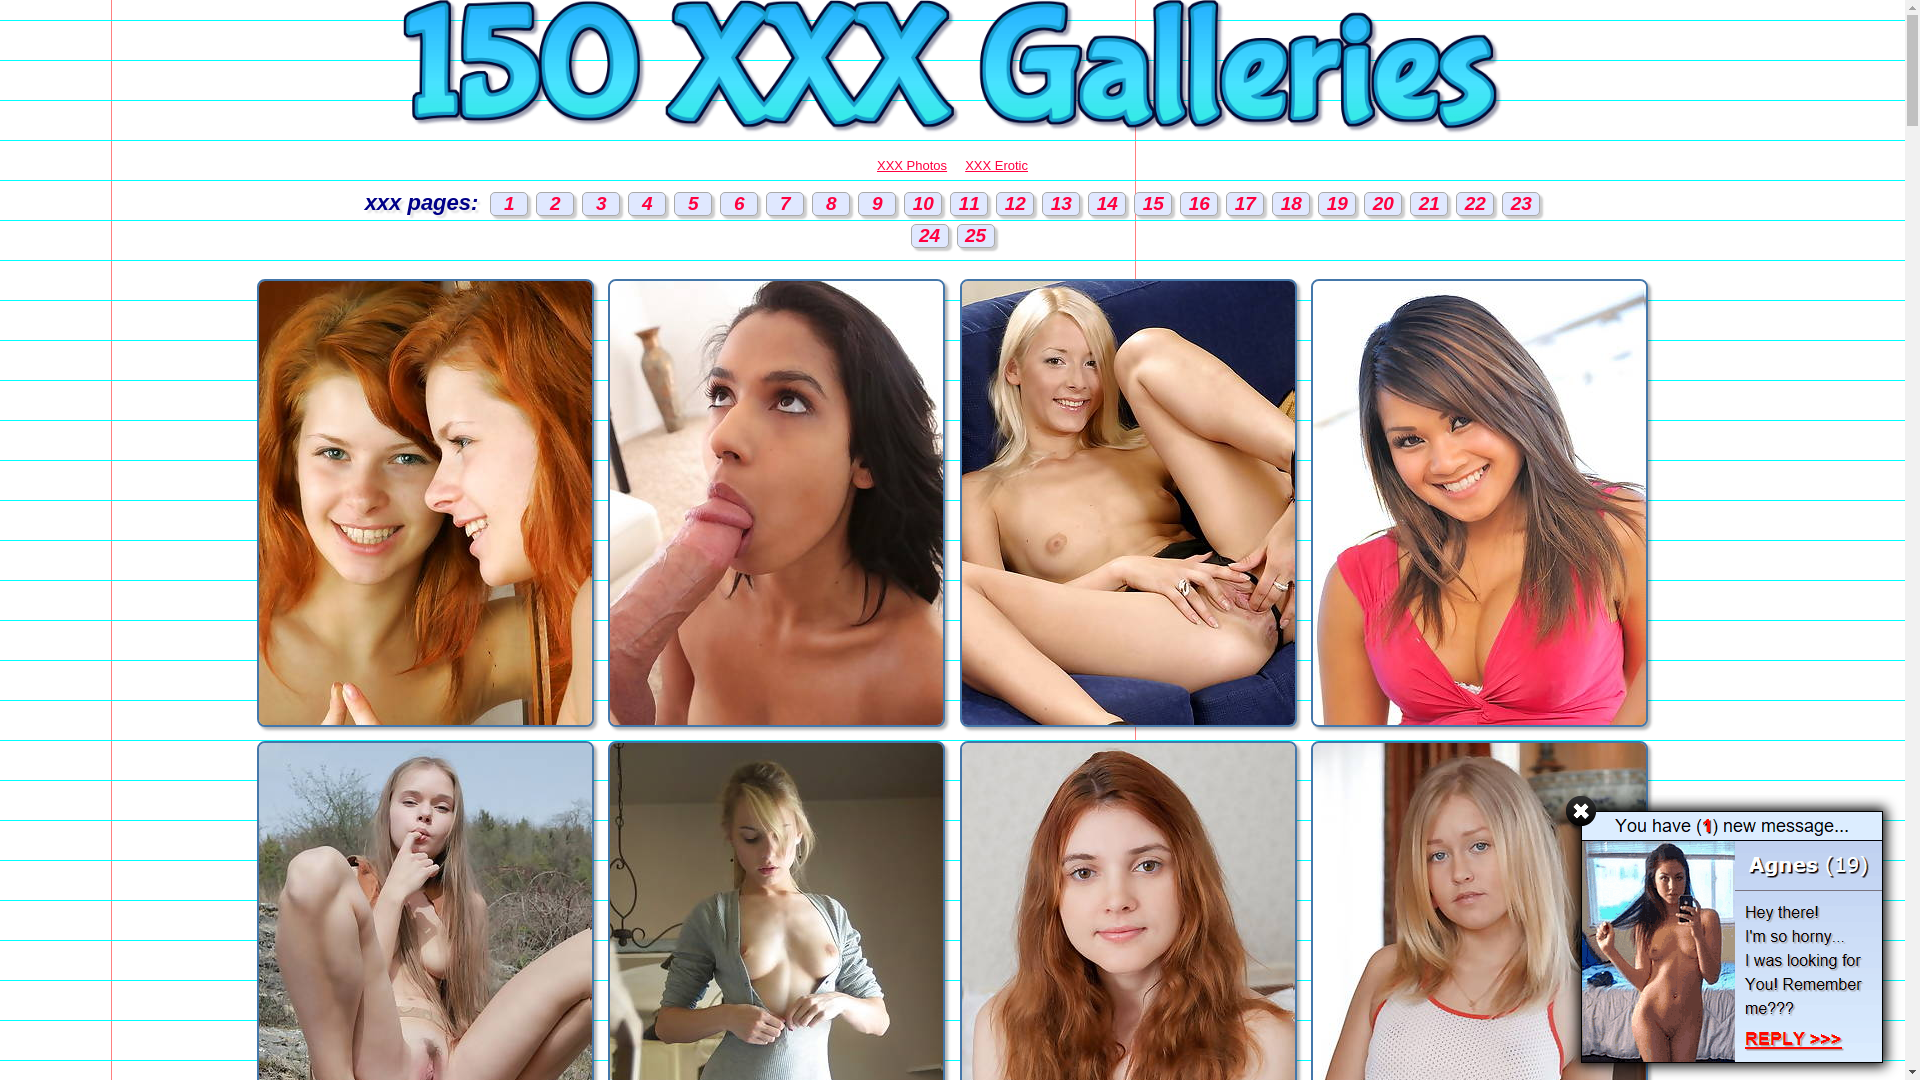 The height and width of the screenshot is (1080, 1920). What do you see at coordinates (928, 234) in the screenshot?
I see `'24'` at bounding box center [928, 234].